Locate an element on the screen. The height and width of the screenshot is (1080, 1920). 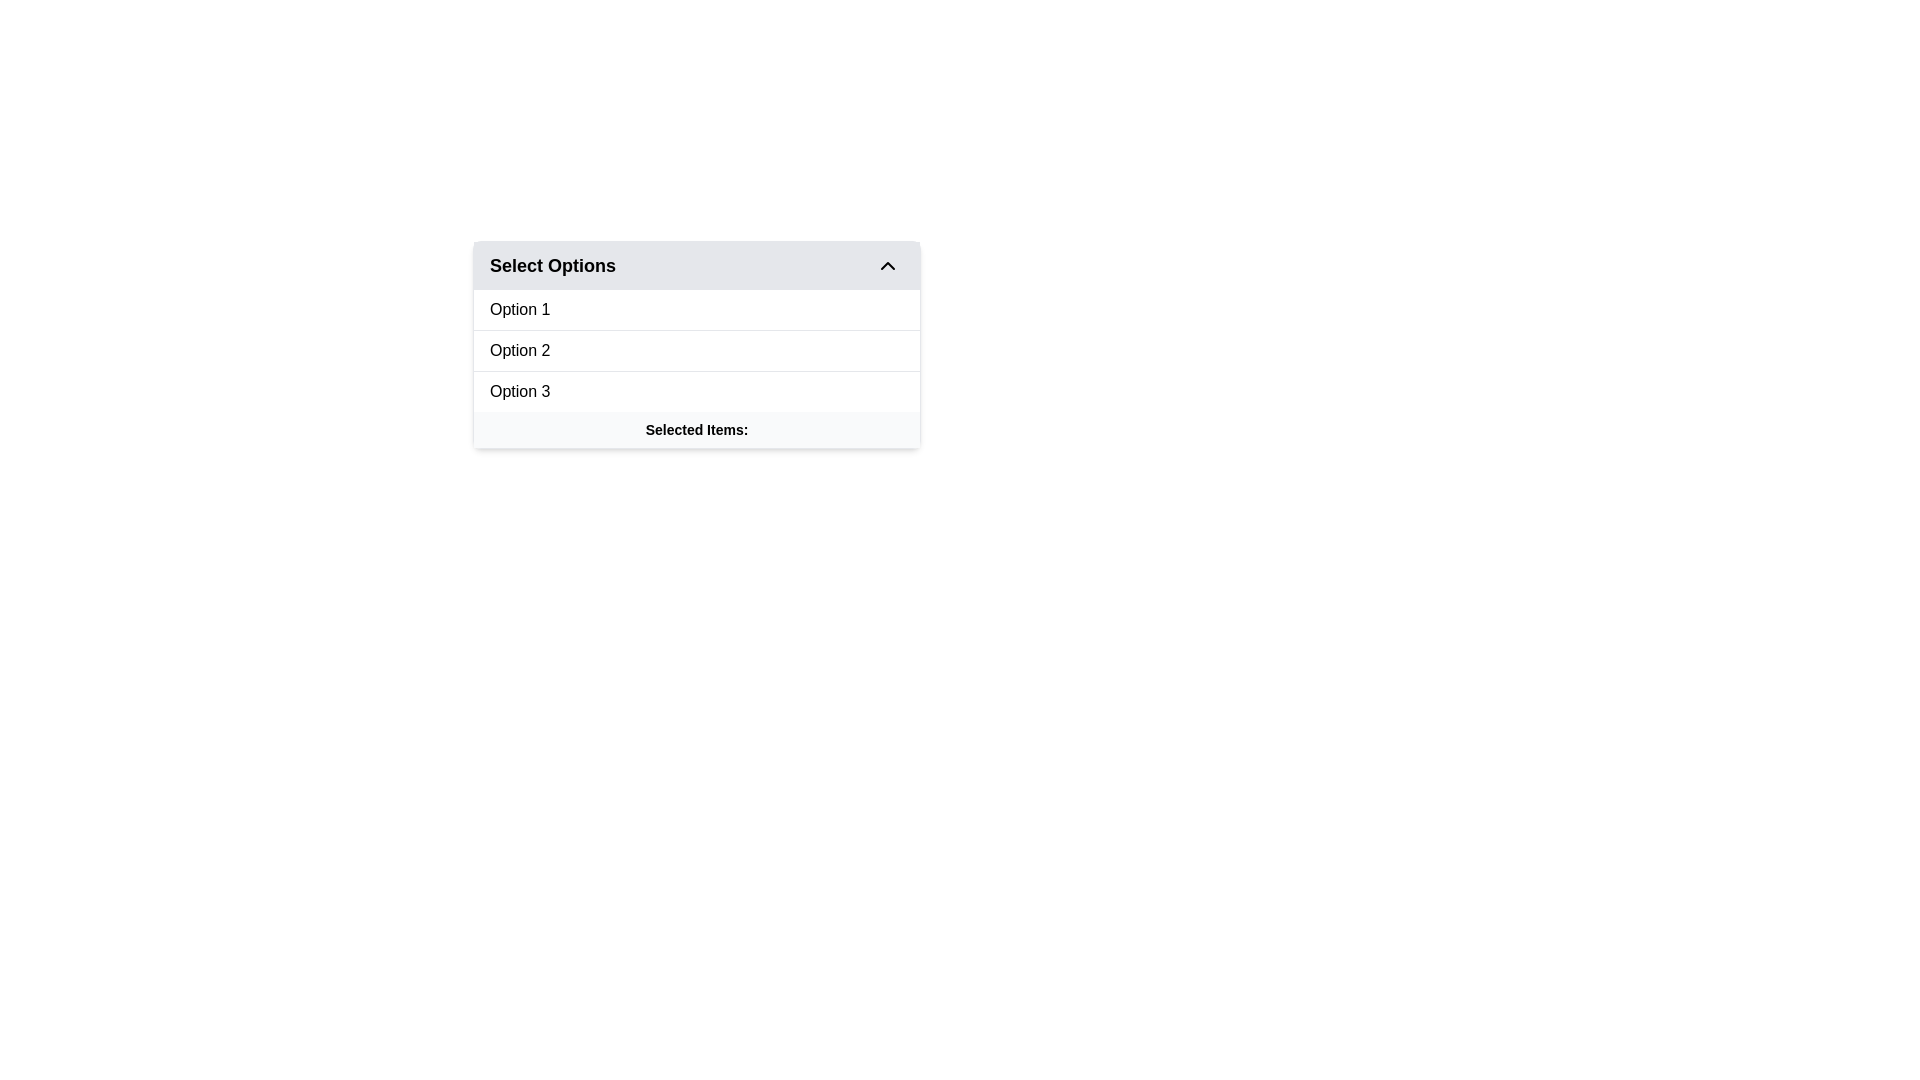
the chevron-up icon located in the top-right corner of the 'Select Options' dropdown menu is located at coordinates (887, 265).